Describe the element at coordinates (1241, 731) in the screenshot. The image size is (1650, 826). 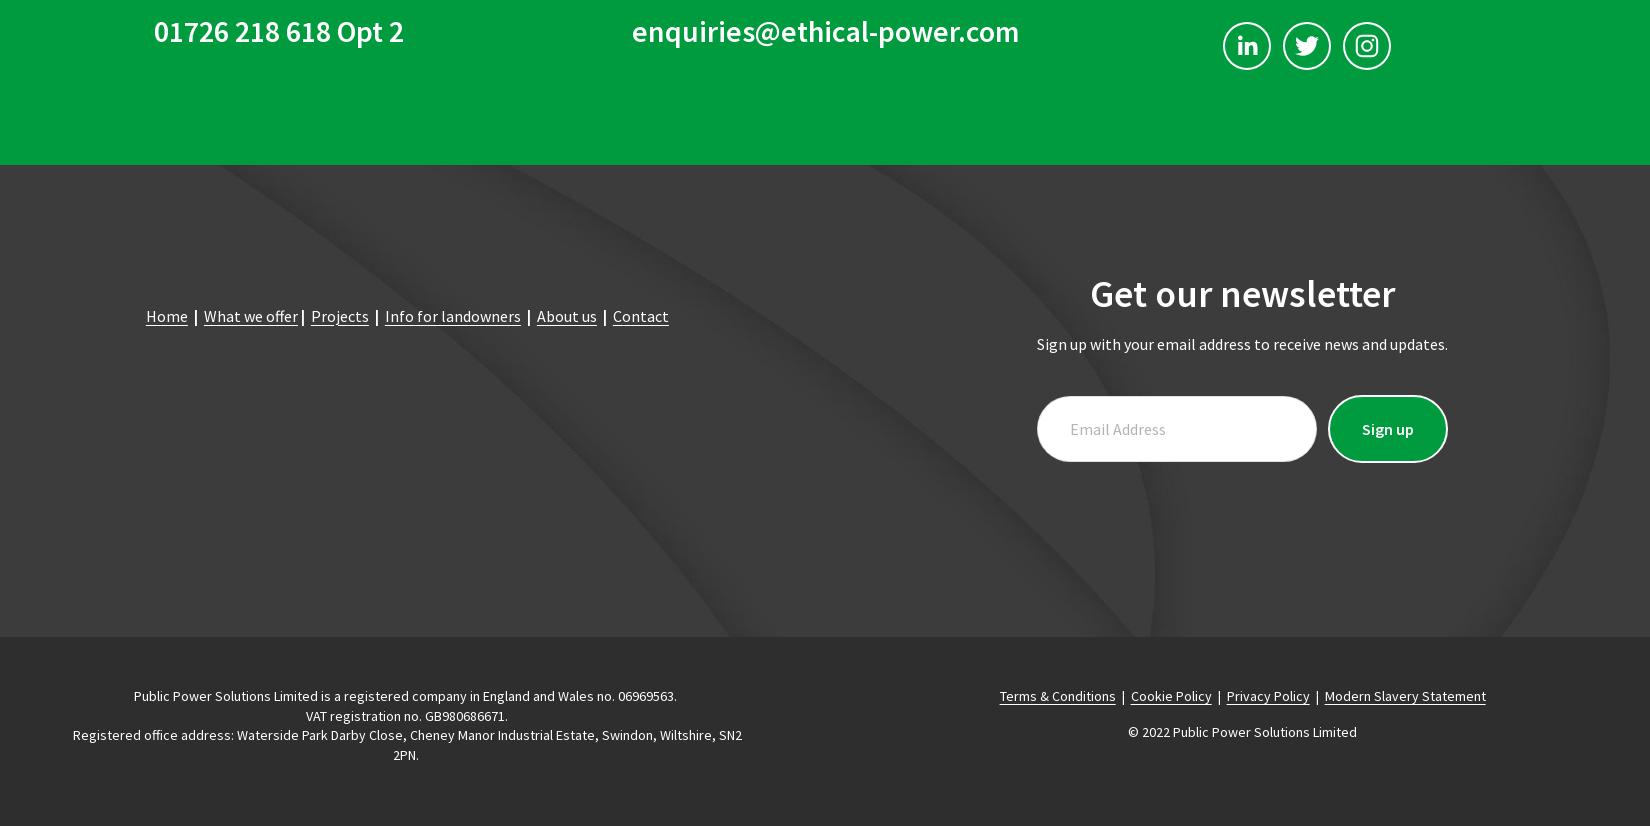
I see `'© 2022 Public Power Solutions Limited'` at that location.